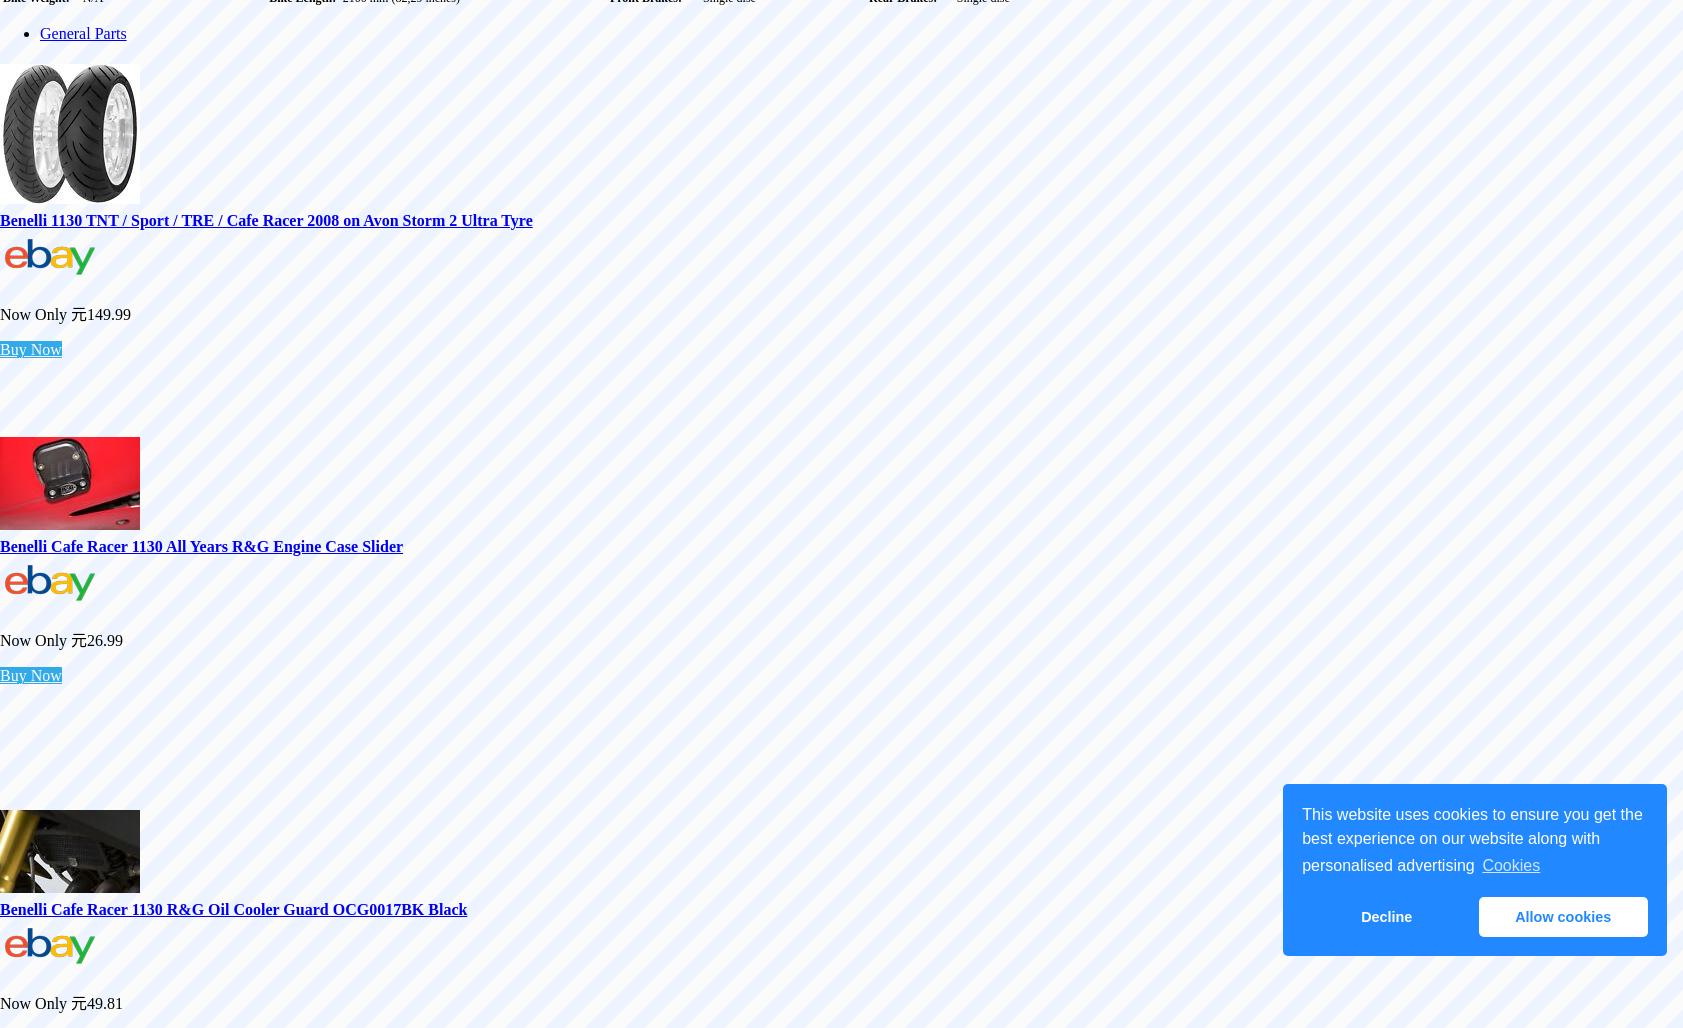 The width and height of the screenshot is (1683, 1028). I want to click on 'Decline', so click(1385, 916).